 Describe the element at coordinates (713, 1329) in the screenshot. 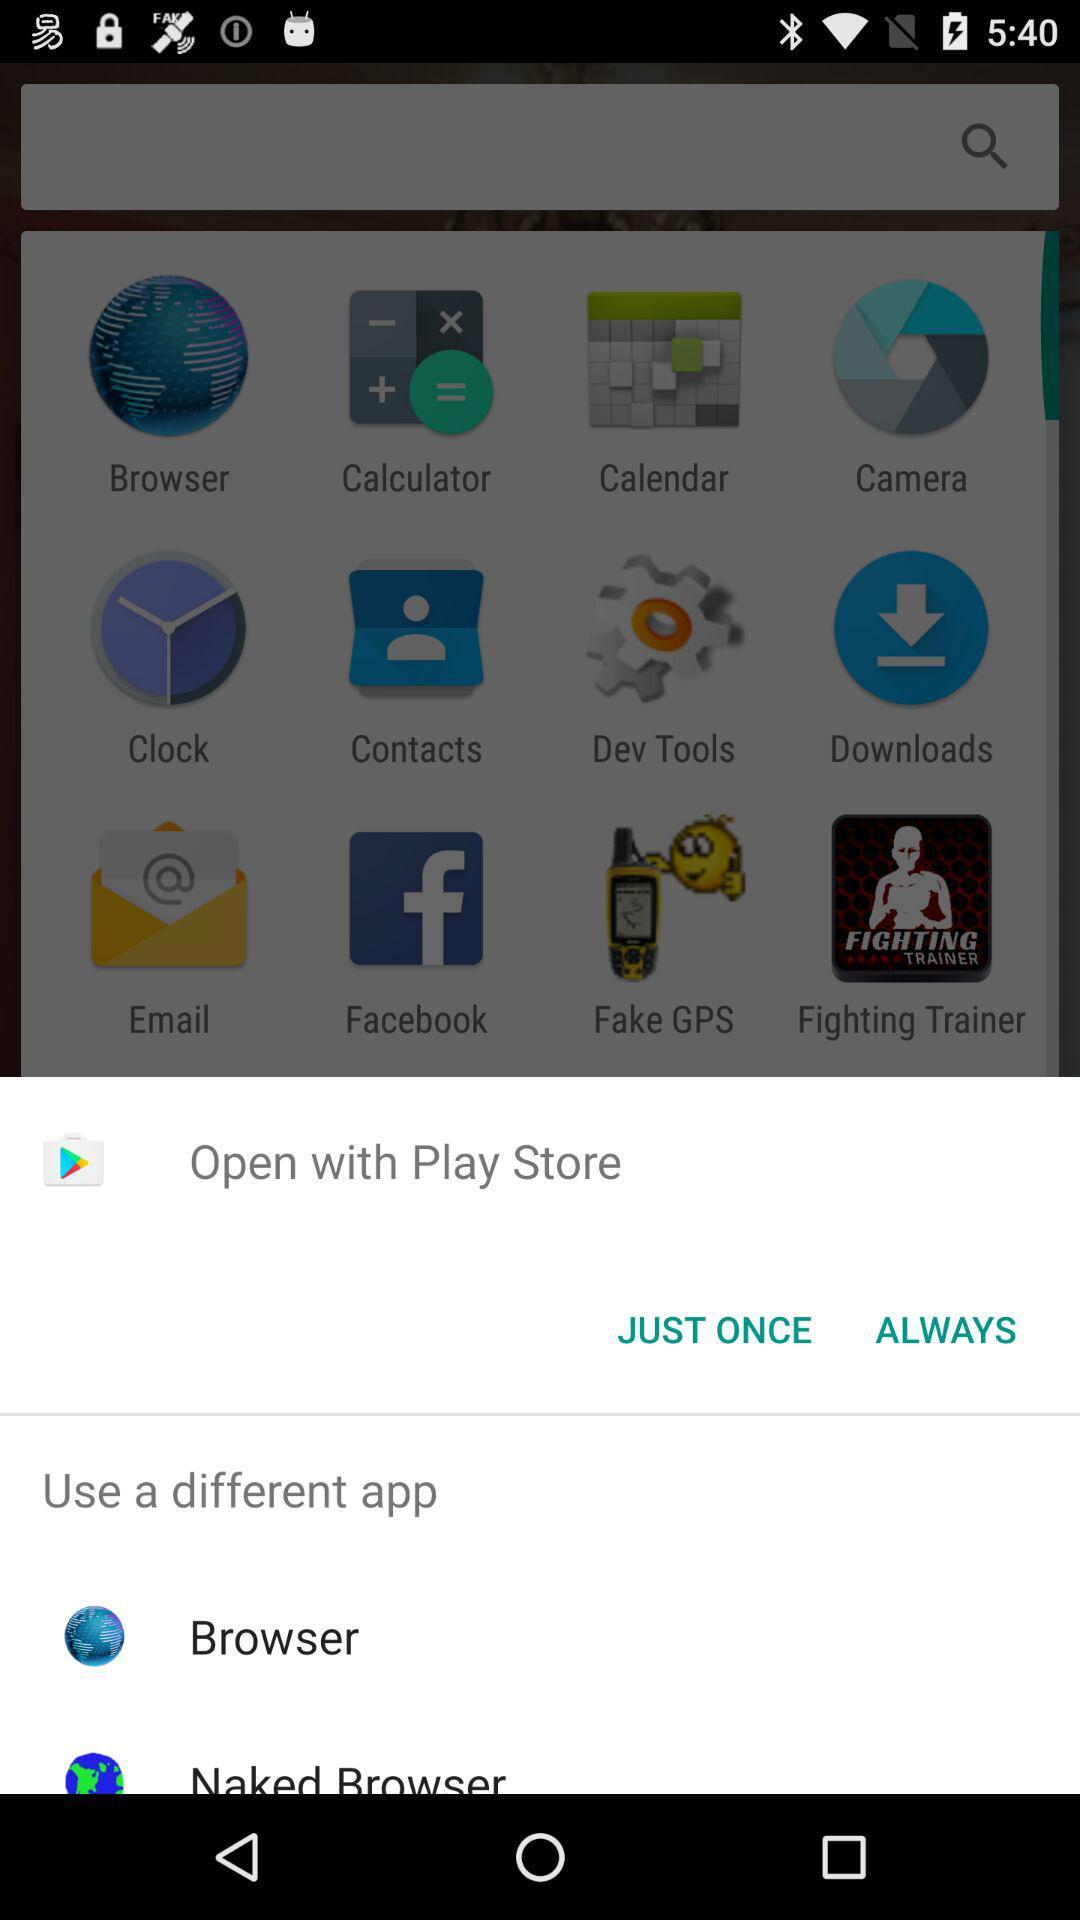

I see `the just once item` at that location.